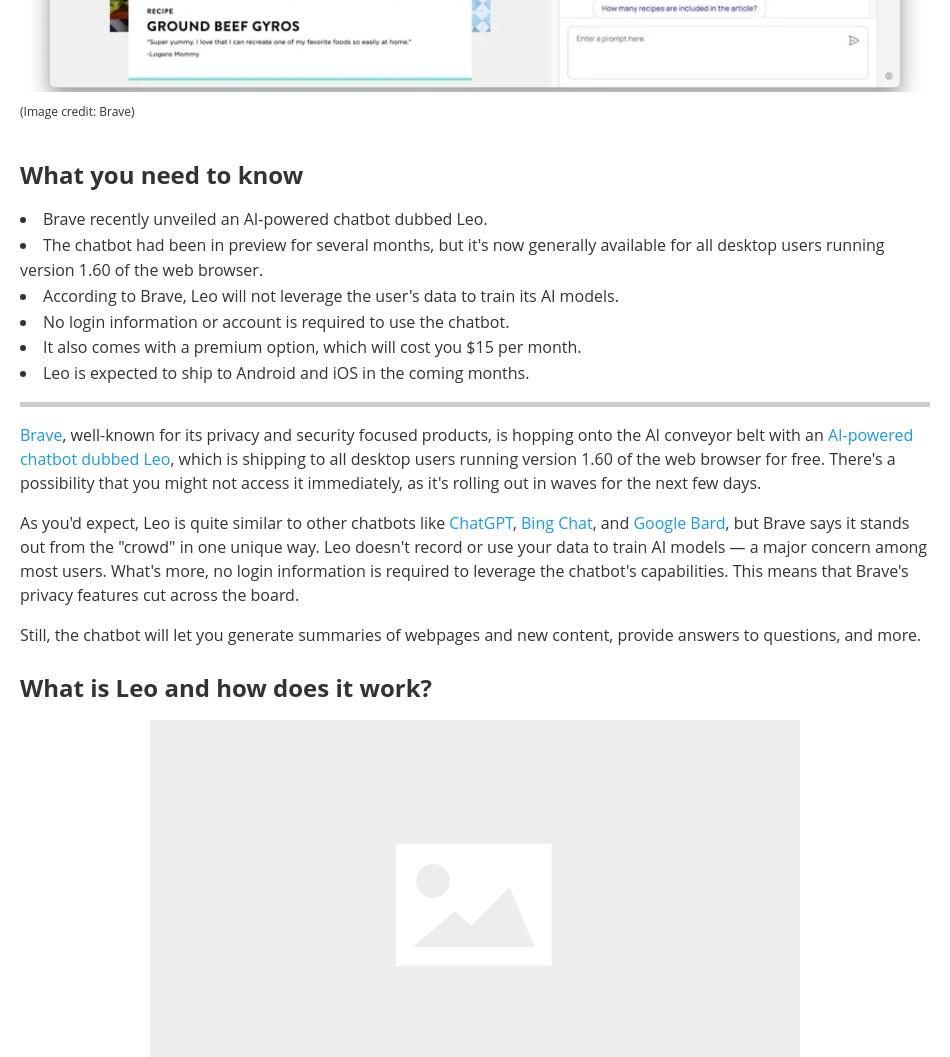 This screenshot has width=950, height=1057. Describe the element at coordinates (451, 255) in the screenshot. I see `'The chatbot had been in preview for several months, but it's now generally available for all desktop users running version 1.60 of the web browser.'` at that location.